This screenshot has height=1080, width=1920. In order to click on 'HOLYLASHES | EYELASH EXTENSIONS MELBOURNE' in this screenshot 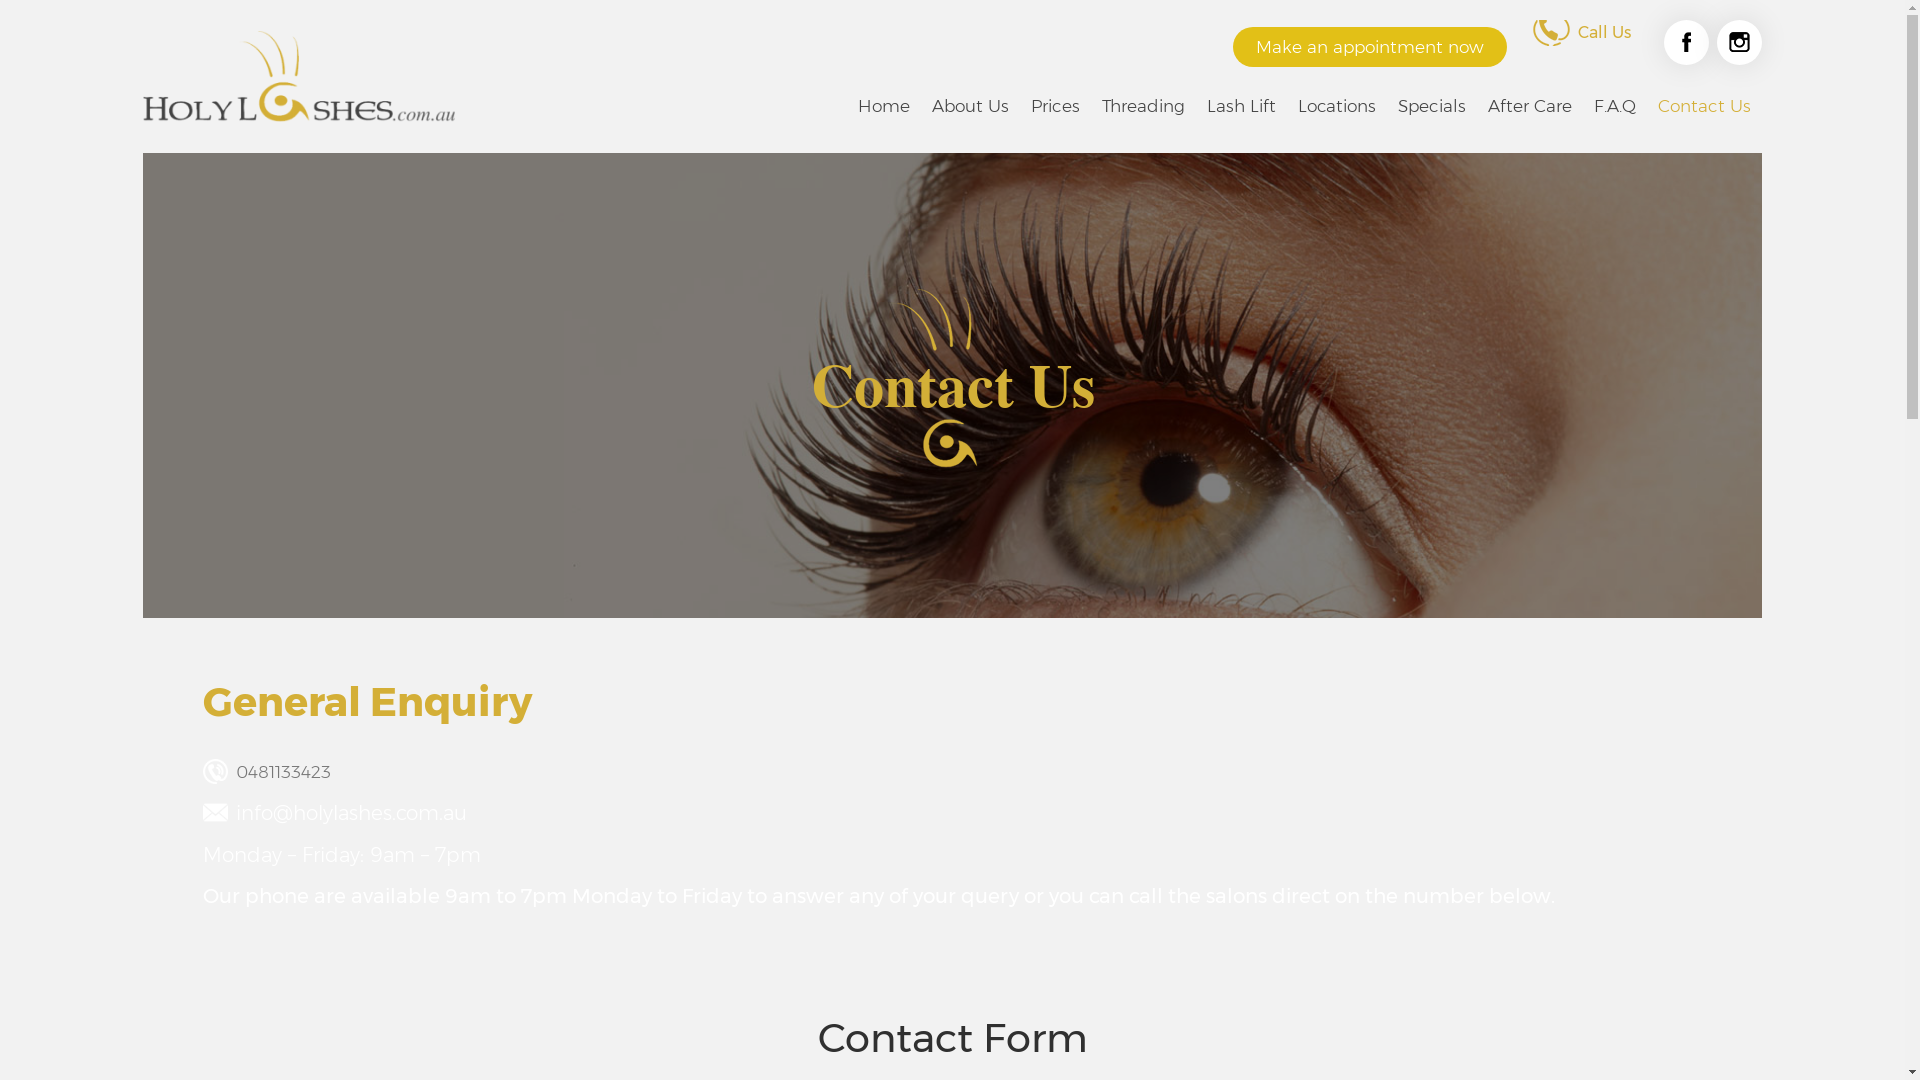, I will do `click(297, 76)`.